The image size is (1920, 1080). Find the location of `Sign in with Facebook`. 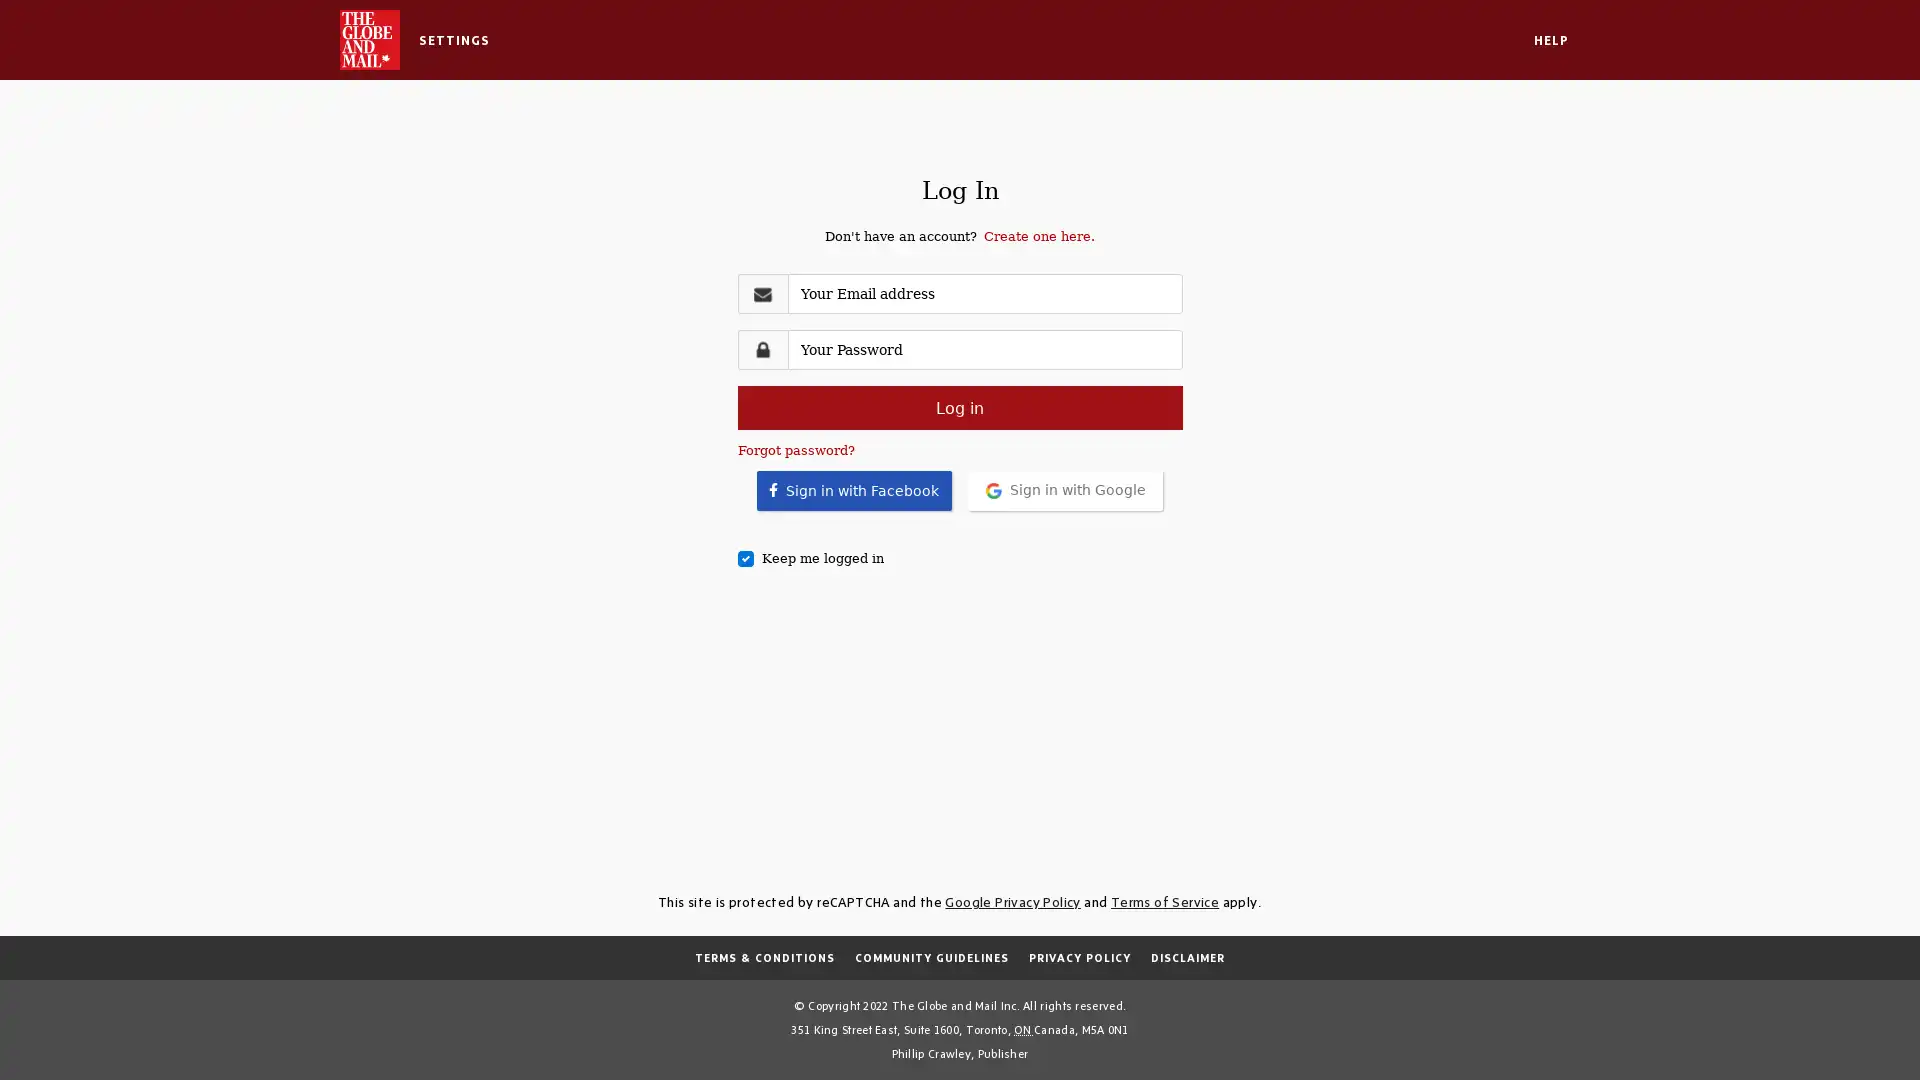

Sign in with Facebook is located at coordinates (854, 490).